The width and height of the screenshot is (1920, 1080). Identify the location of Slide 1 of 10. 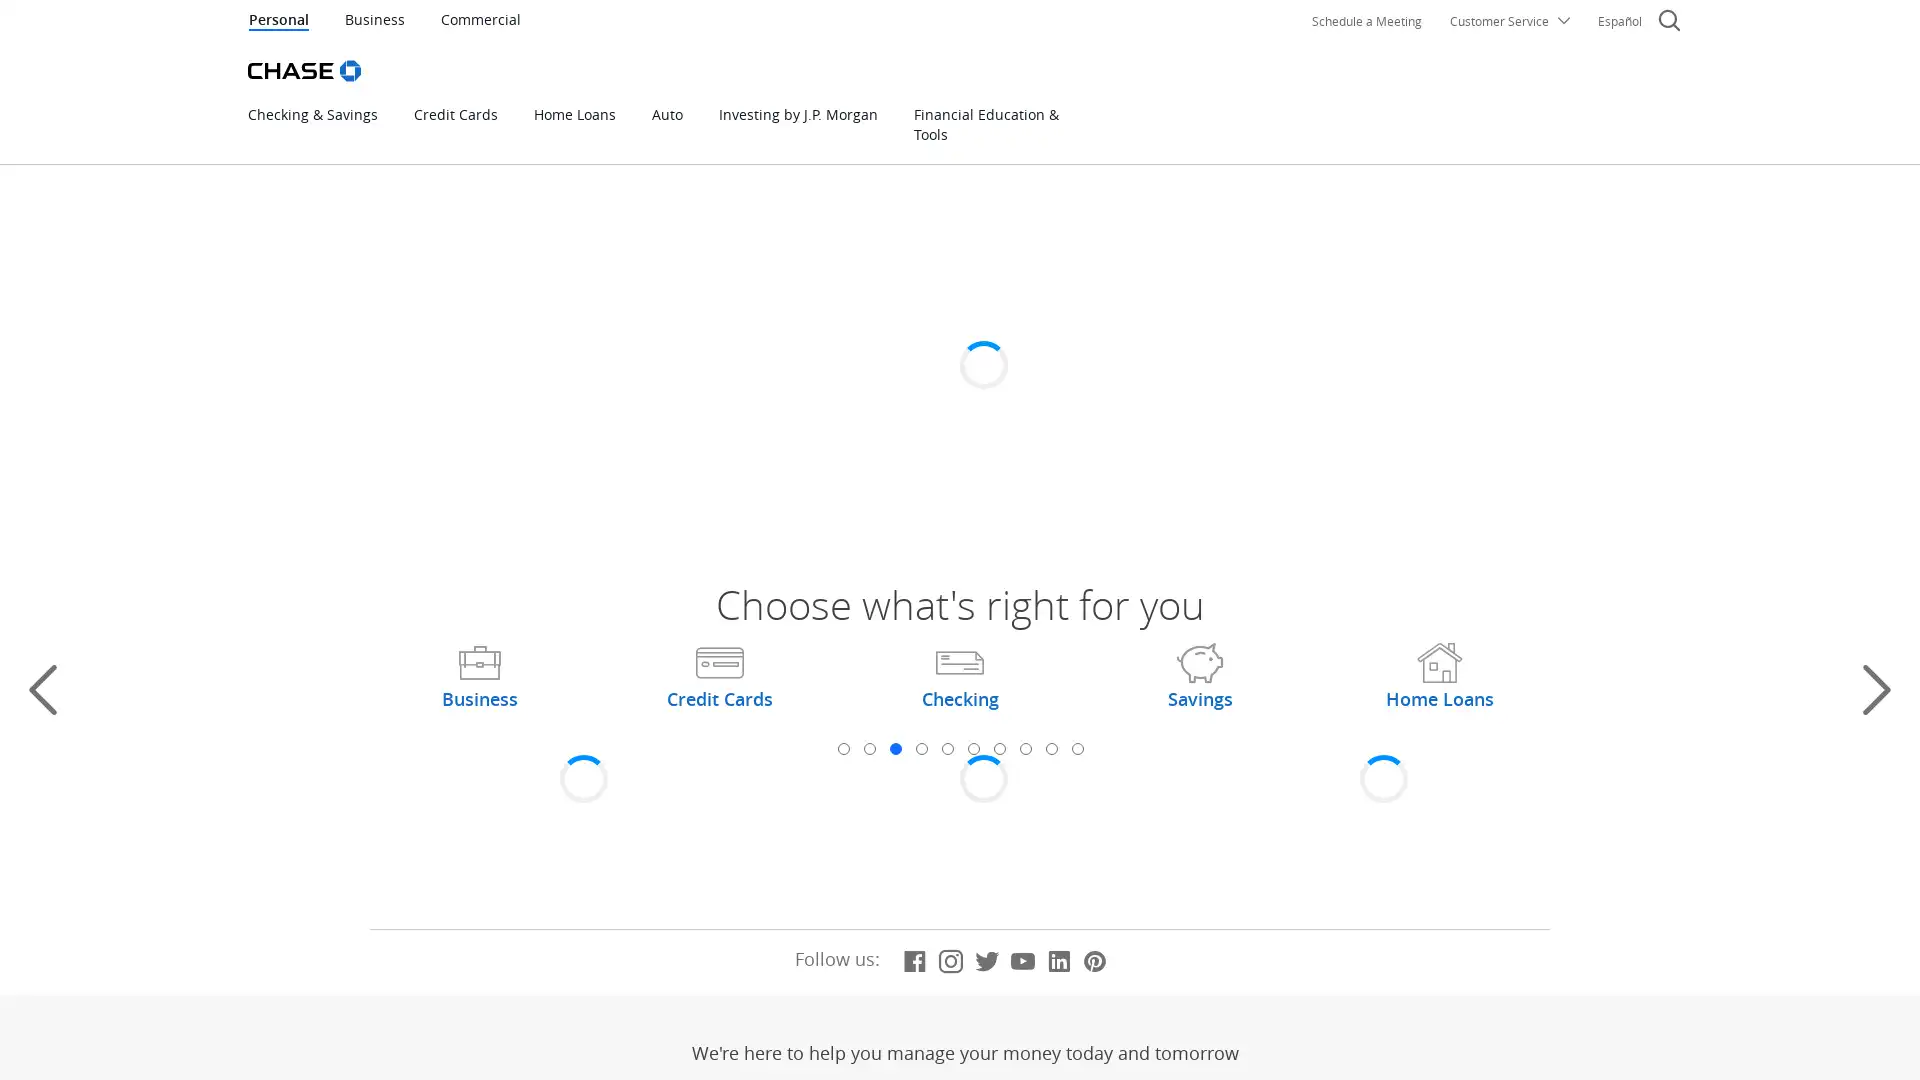
(843, 748).